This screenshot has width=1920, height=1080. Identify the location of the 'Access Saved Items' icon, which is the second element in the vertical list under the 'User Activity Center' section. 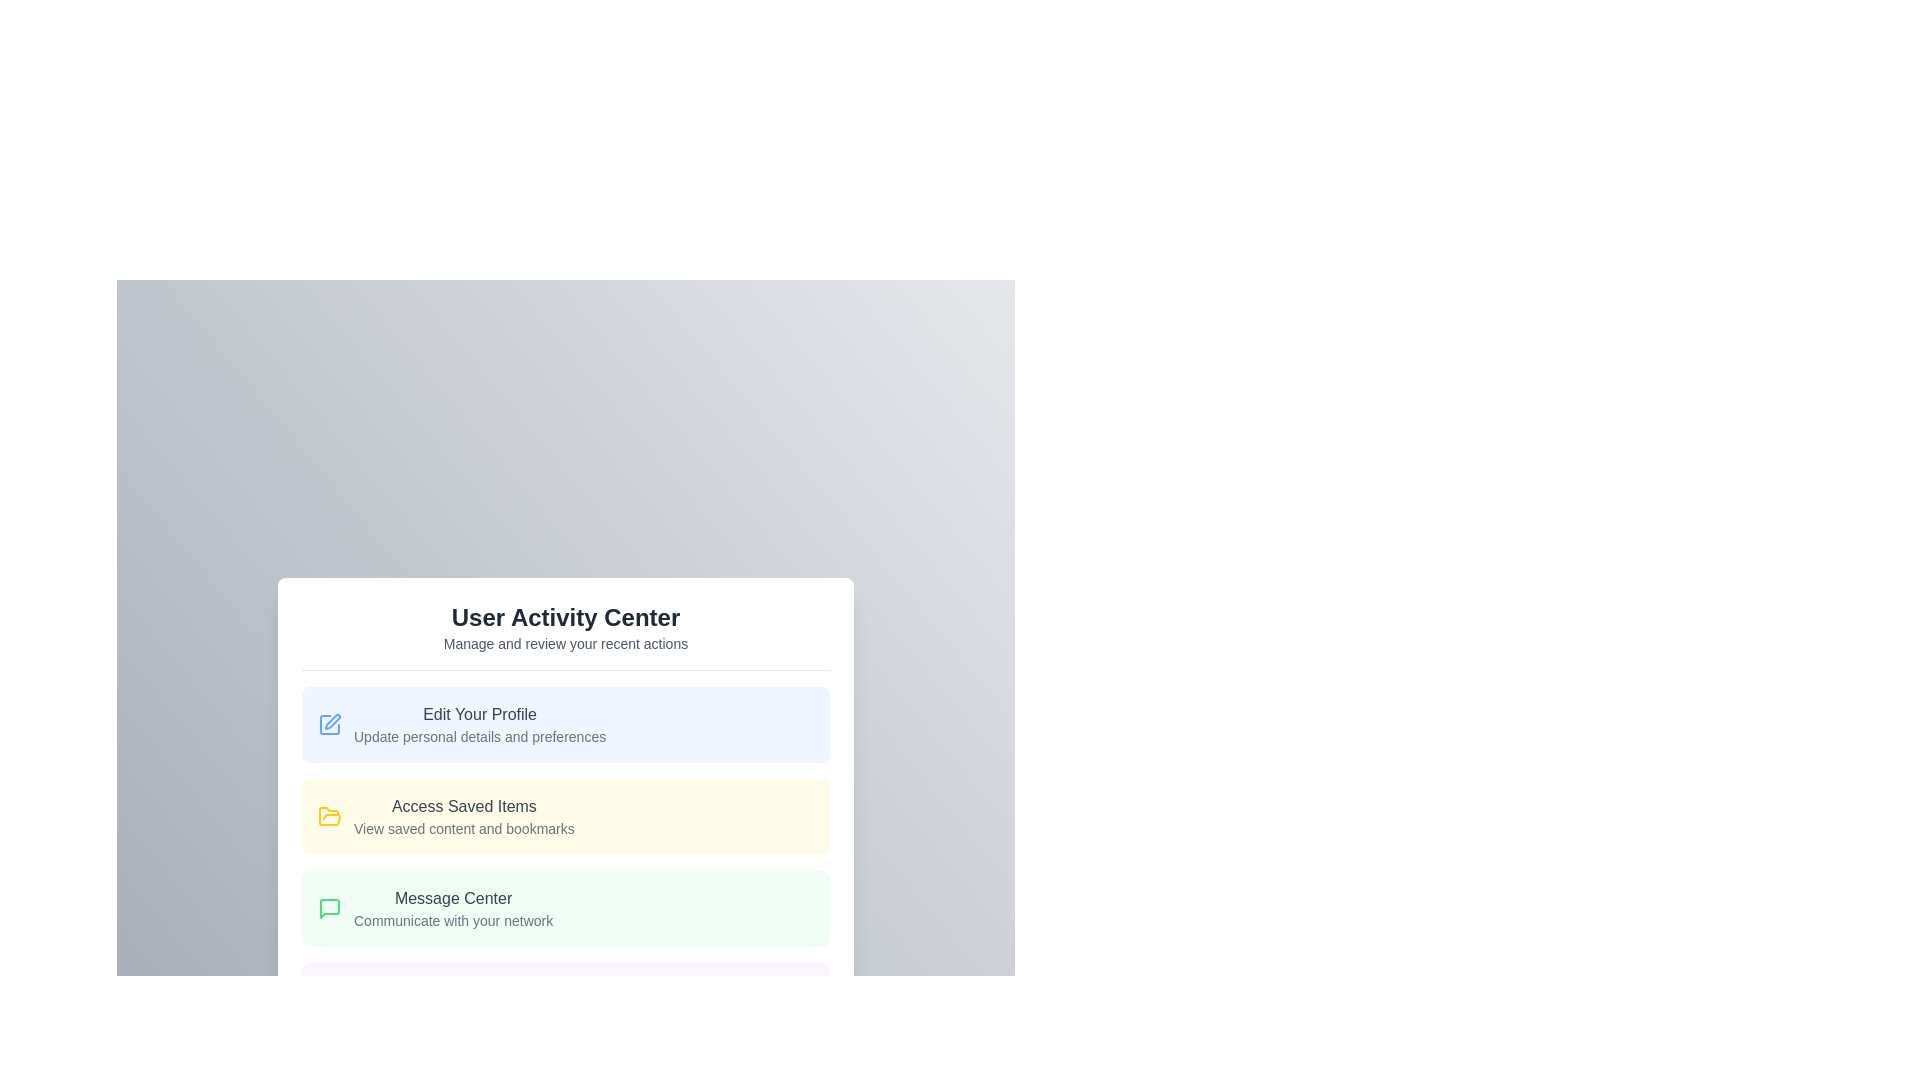
(330, 816).